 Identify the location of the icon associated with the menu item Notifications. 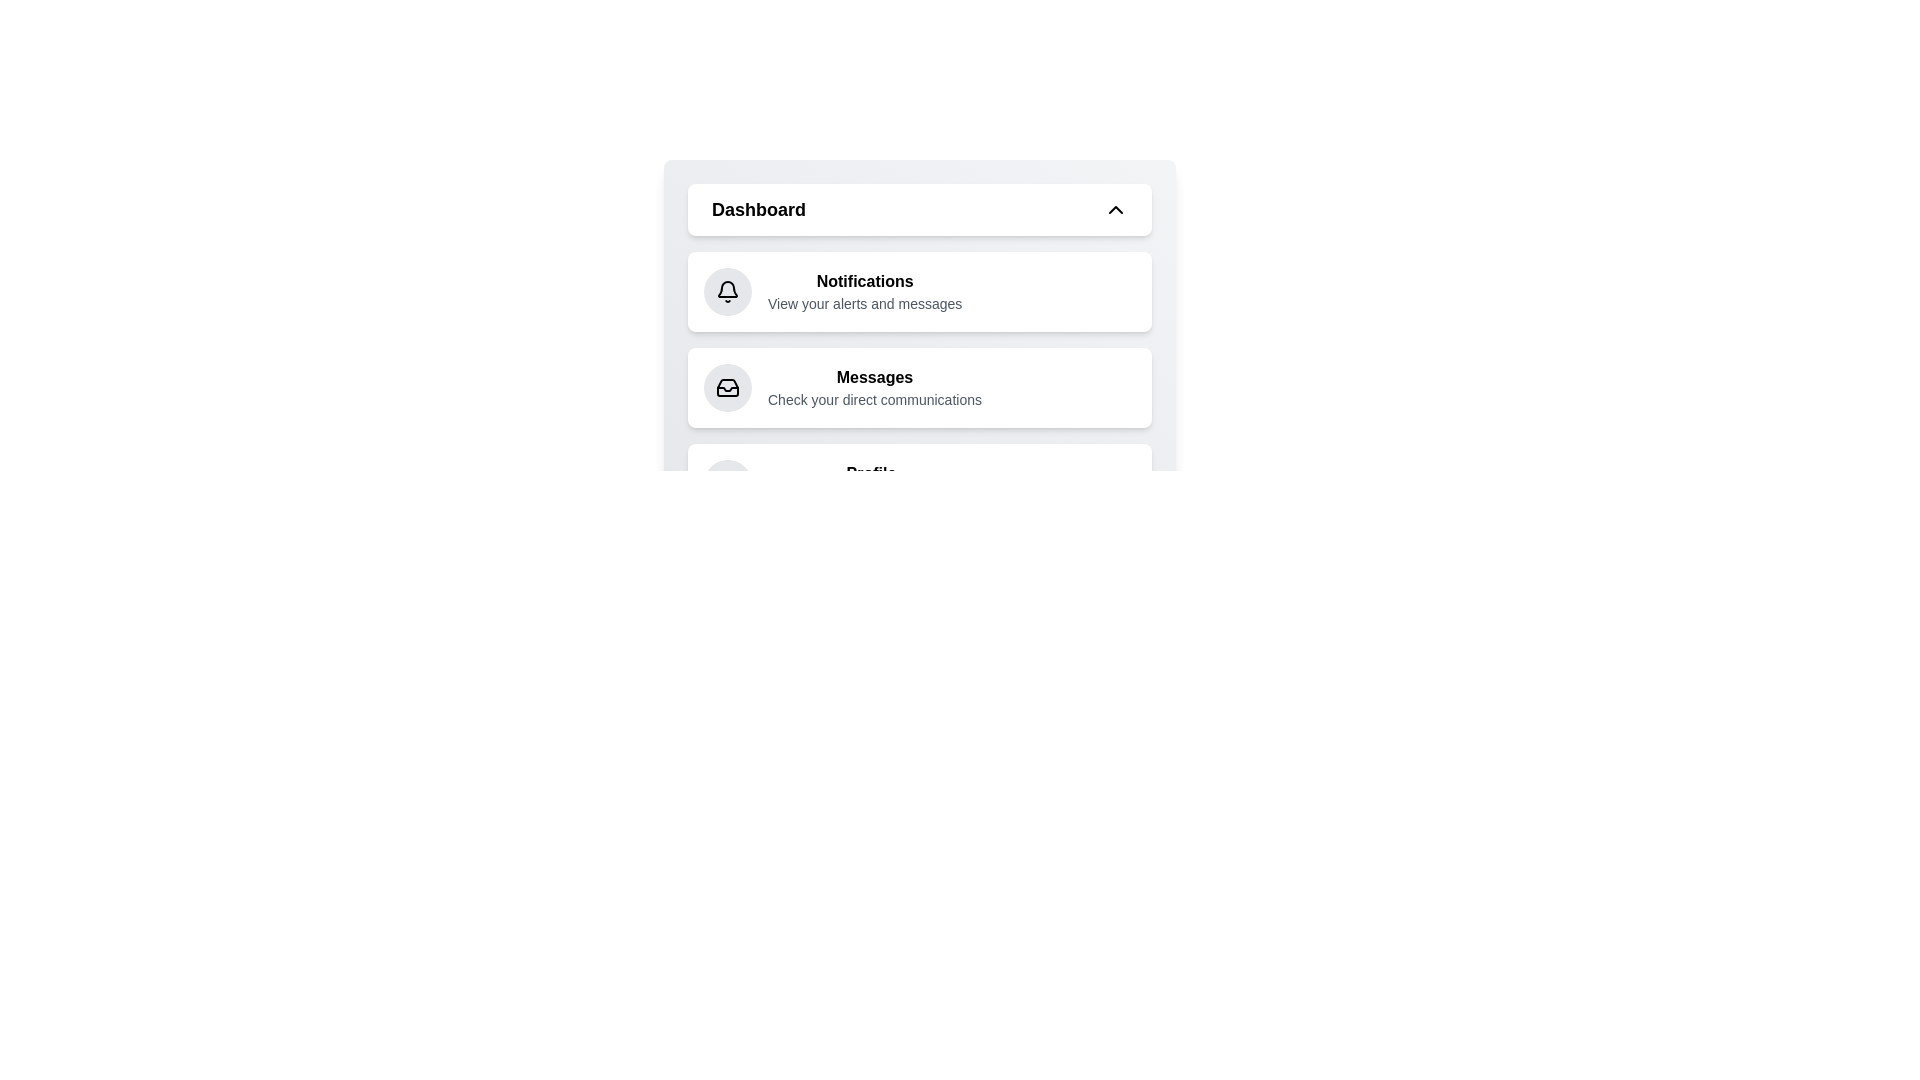
(727, 292).